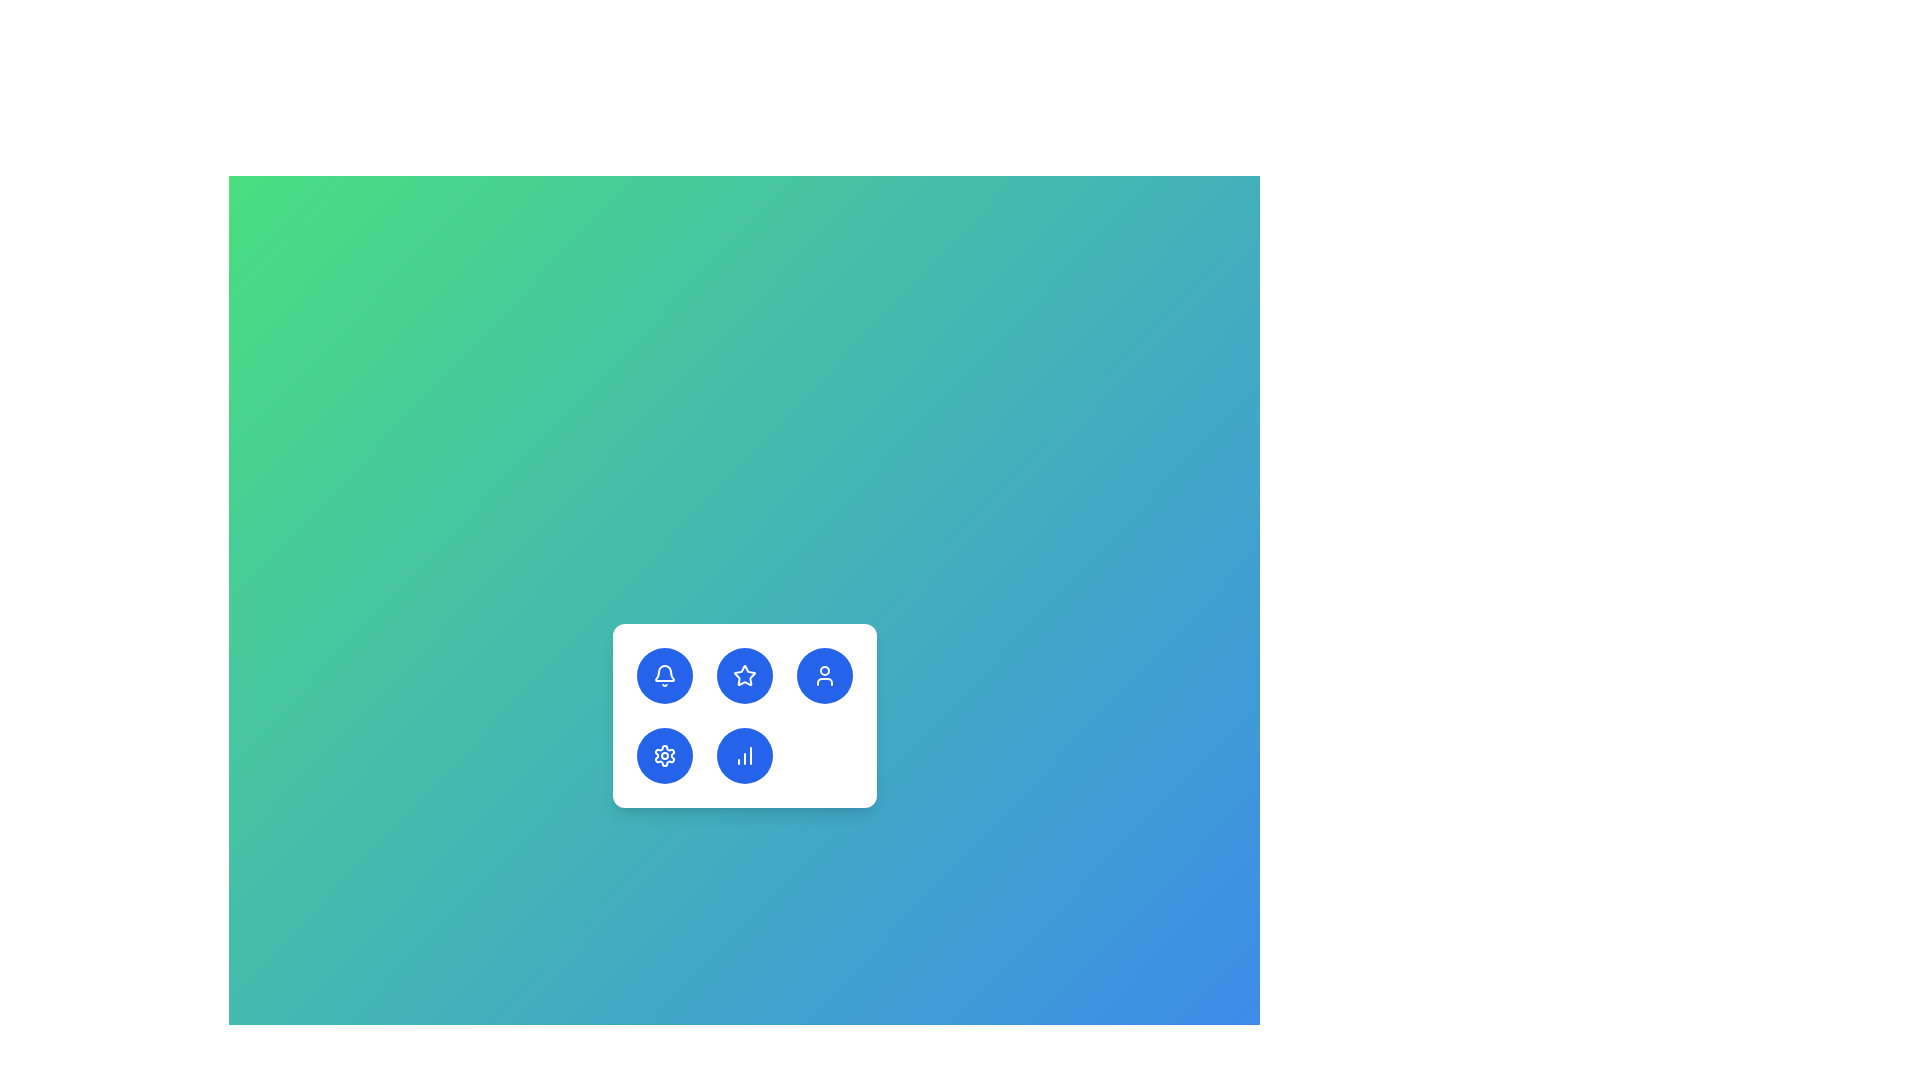  I want to click on the analytics button represented by a bar chart icon located in the bottom row, middle column of a 3x3 grid layout, so click(743, 756).